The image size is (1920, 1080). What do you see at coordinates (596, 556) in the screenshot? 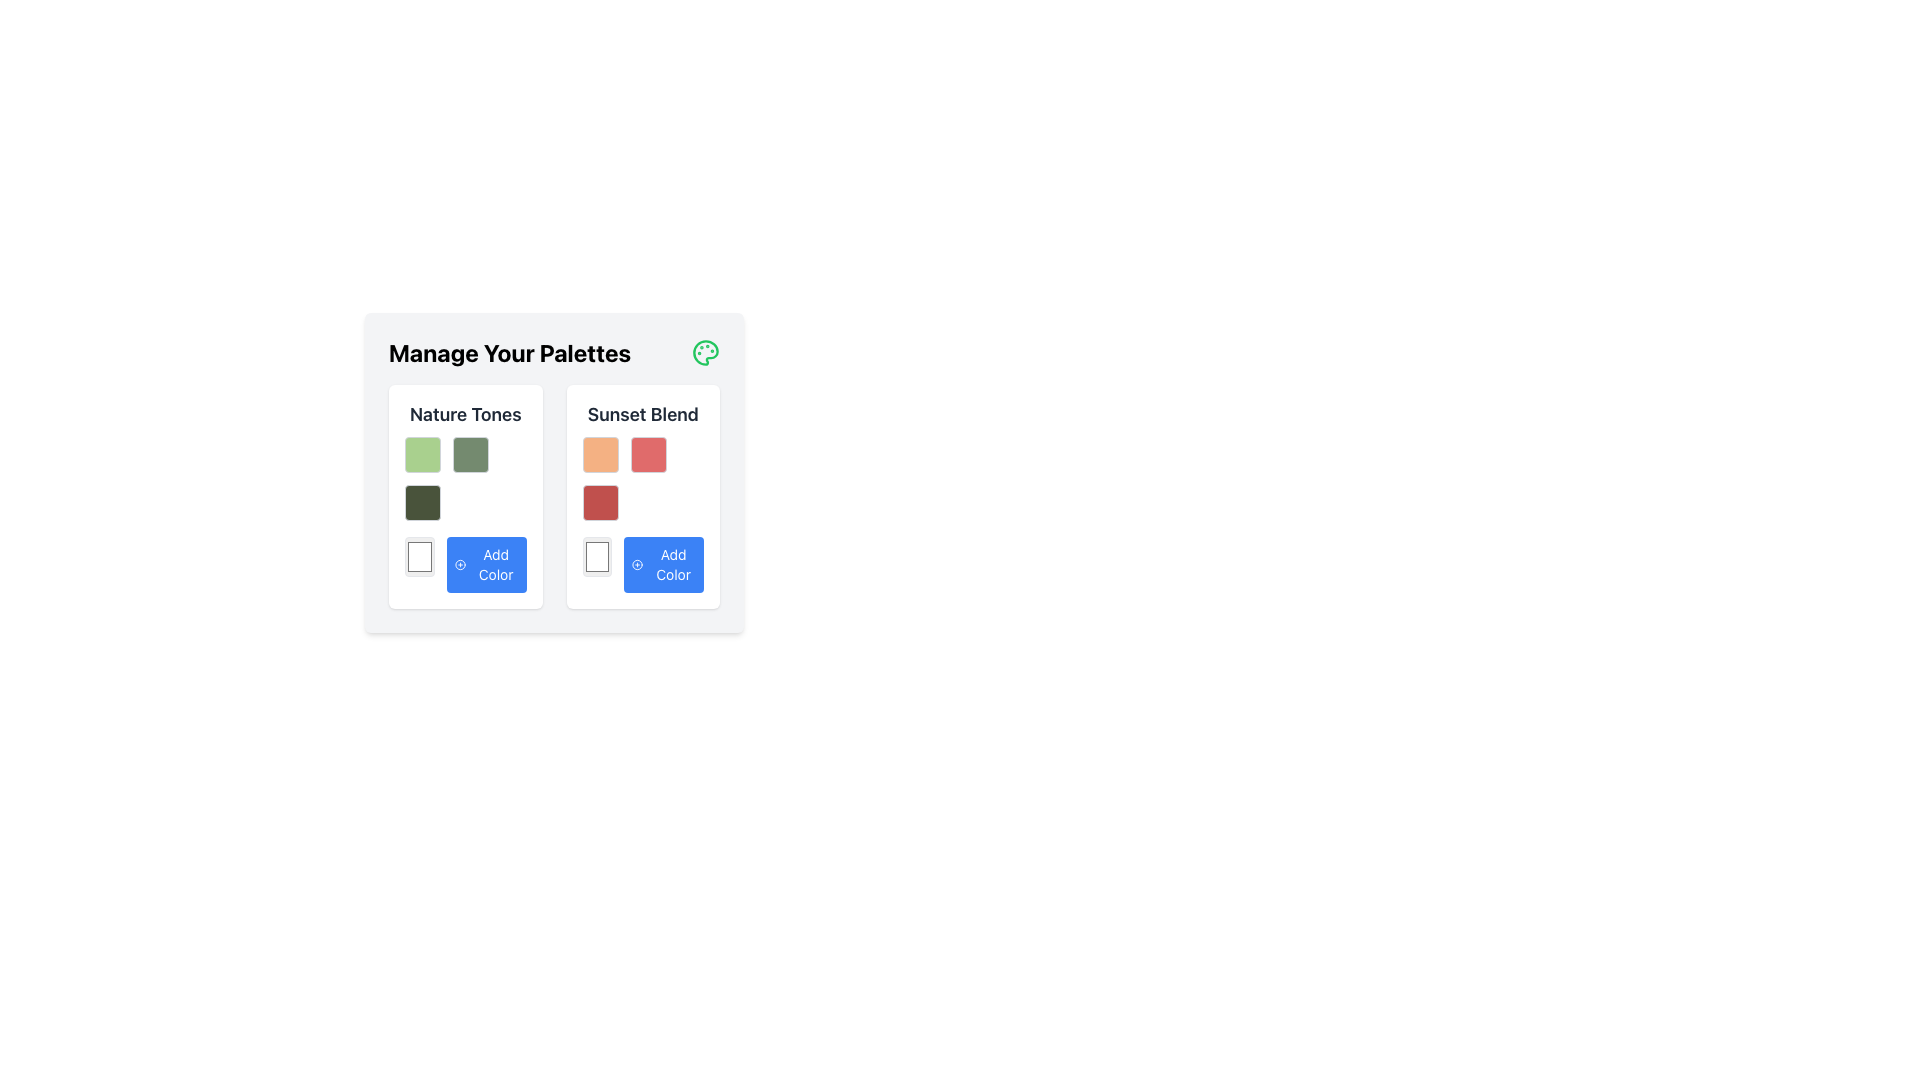
I see `the leftmost color swatch of the 'Sunset Blend' palette` at bounding box center [596, 556].